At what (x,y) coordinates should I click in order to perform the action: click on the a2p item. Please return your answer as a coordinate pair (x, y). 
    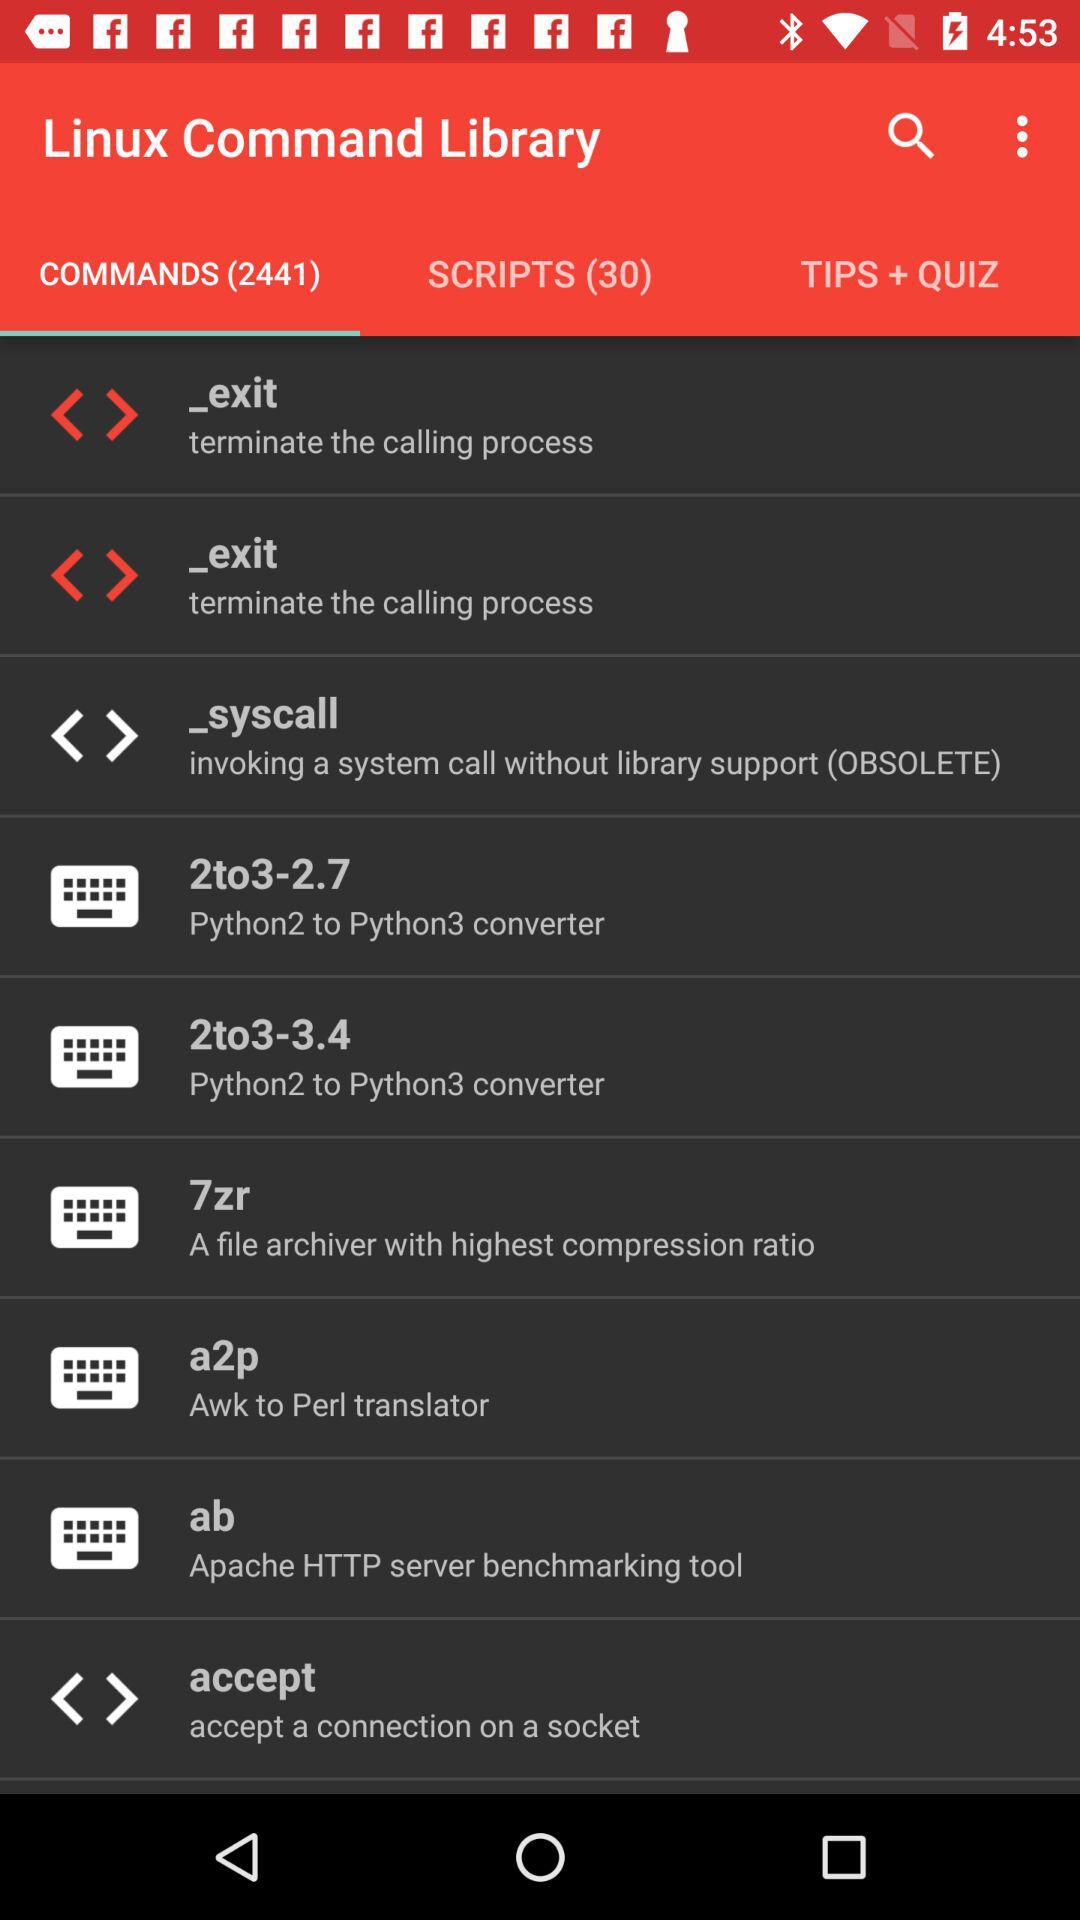
    Looking at the image, I should click on (224, 1353).